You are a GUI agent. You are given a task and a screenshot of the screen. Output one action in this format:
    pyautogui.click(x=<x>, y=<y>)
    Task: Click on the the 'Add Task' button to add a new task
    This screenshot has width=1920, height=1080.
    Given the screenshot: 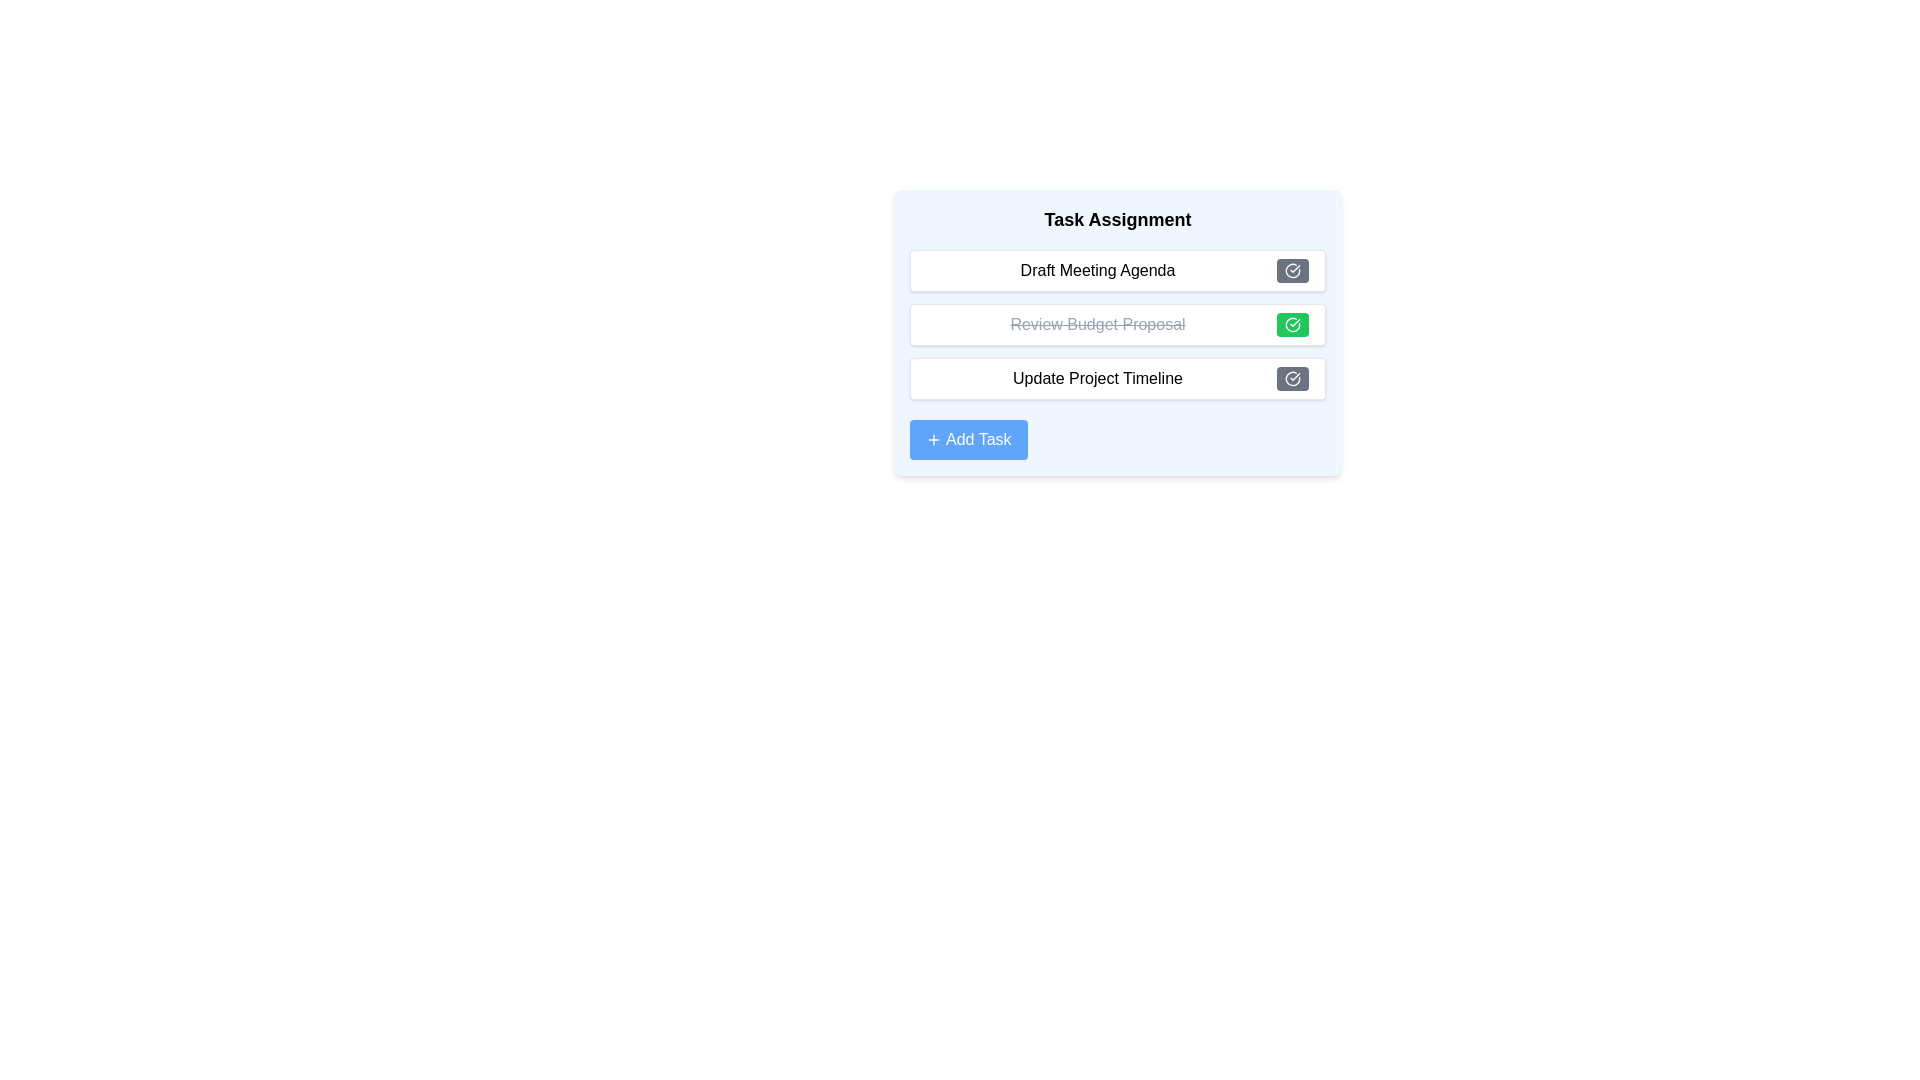 What is the action you would take?
    pyautogui.click(x=968, y=438)
    